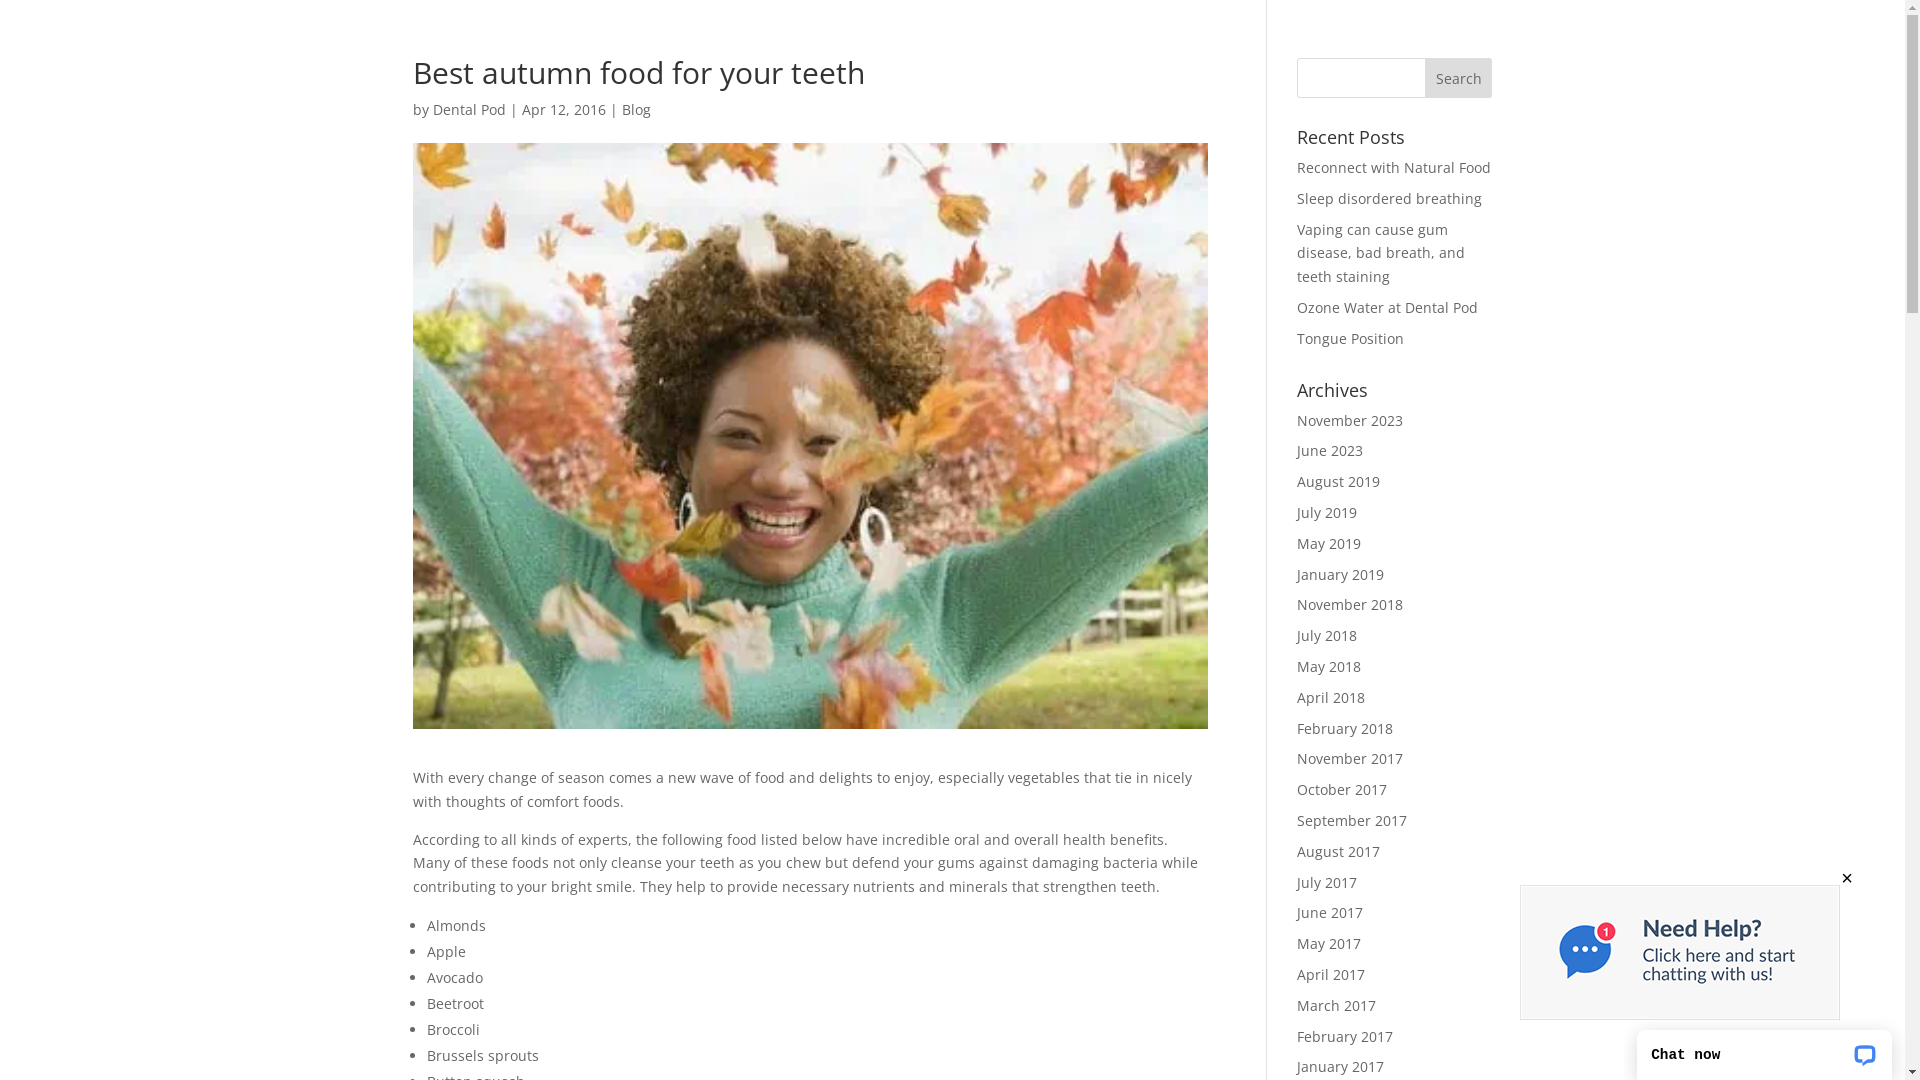 The height and width of the screenshot is (1080, 1920). I want to click on 'April 2017', so click(1330, 973).